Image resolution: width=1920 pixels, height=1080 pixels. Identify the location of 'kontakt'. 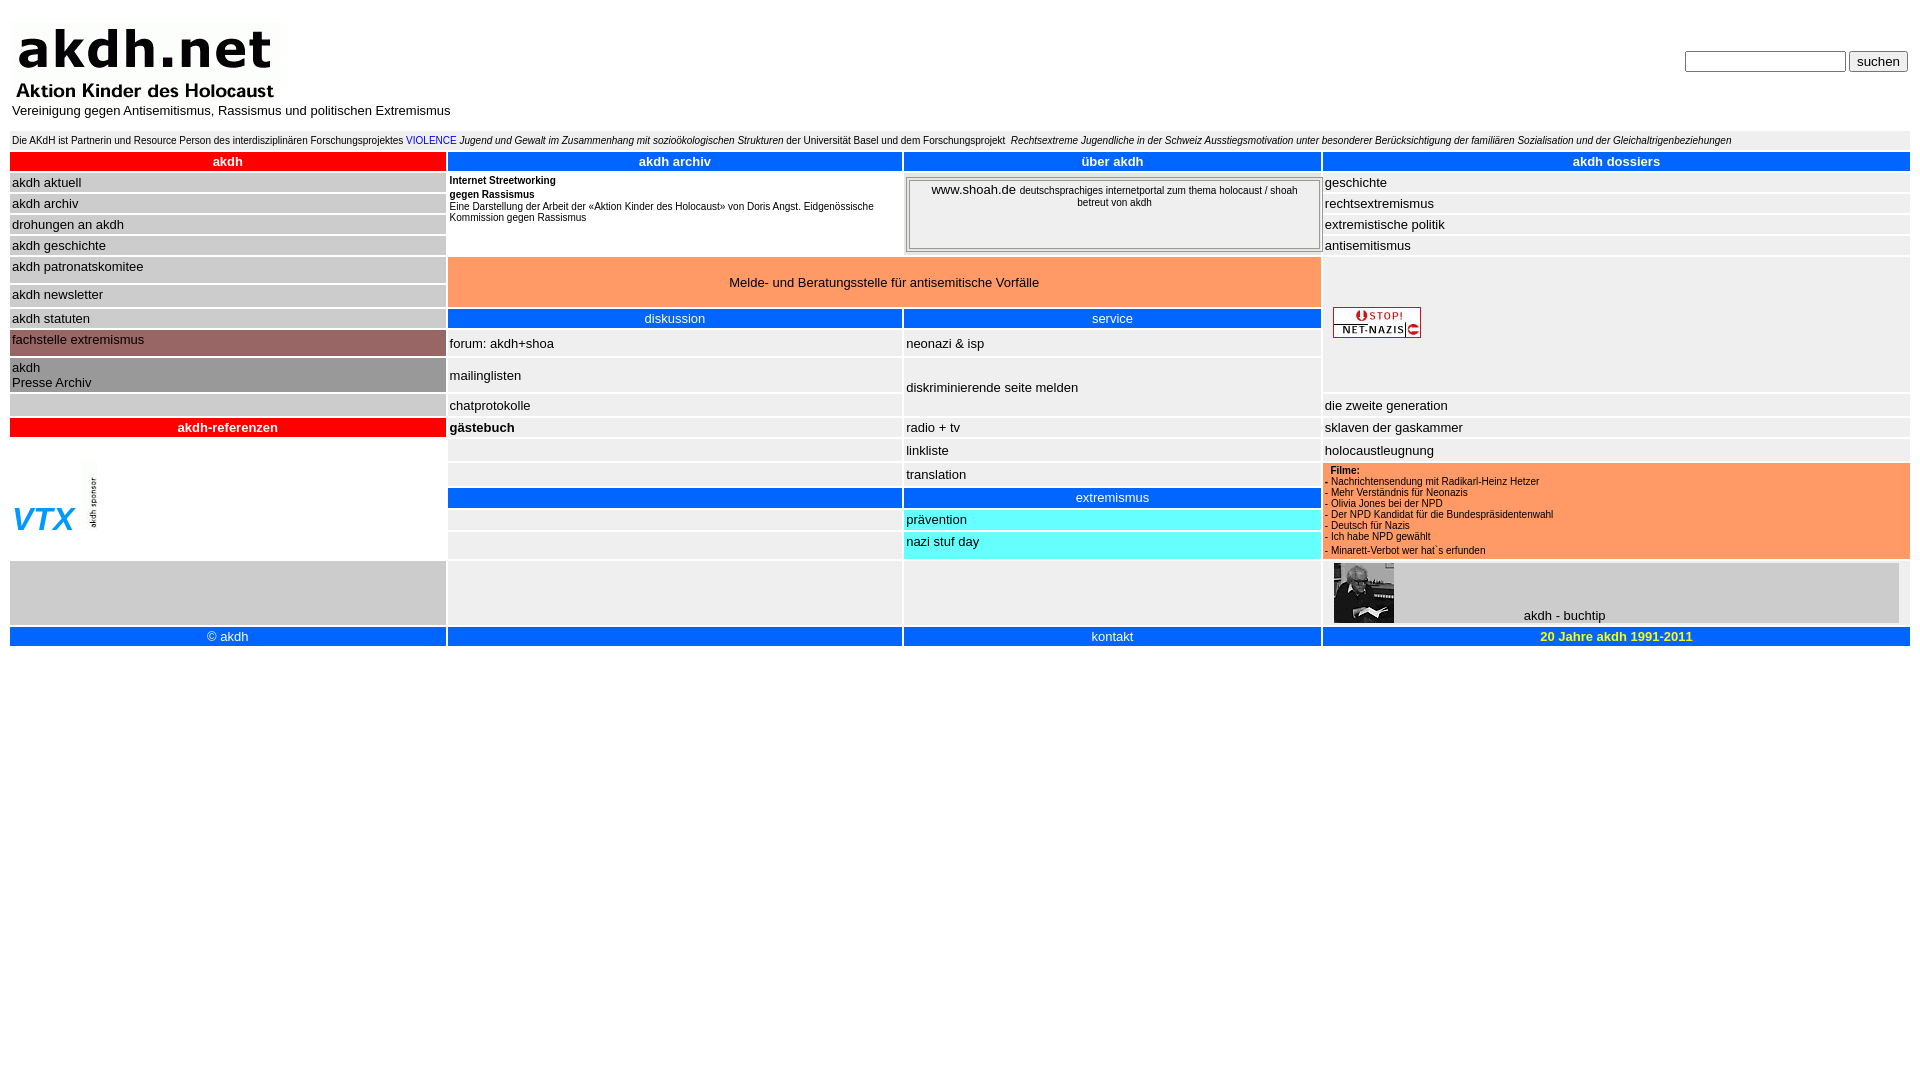
(1112, 636).